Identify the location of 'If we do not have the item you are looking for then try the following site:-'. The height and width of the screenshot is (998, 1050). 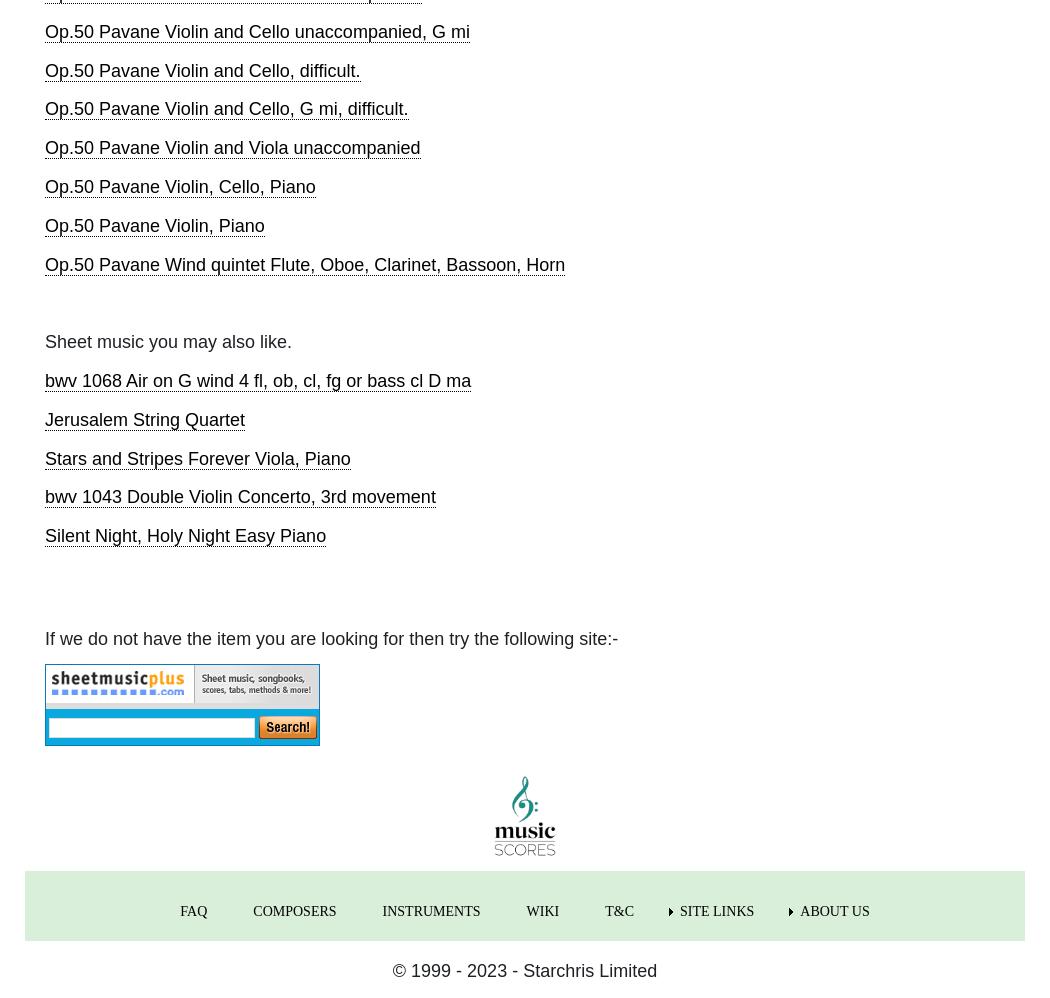
(331, 638).